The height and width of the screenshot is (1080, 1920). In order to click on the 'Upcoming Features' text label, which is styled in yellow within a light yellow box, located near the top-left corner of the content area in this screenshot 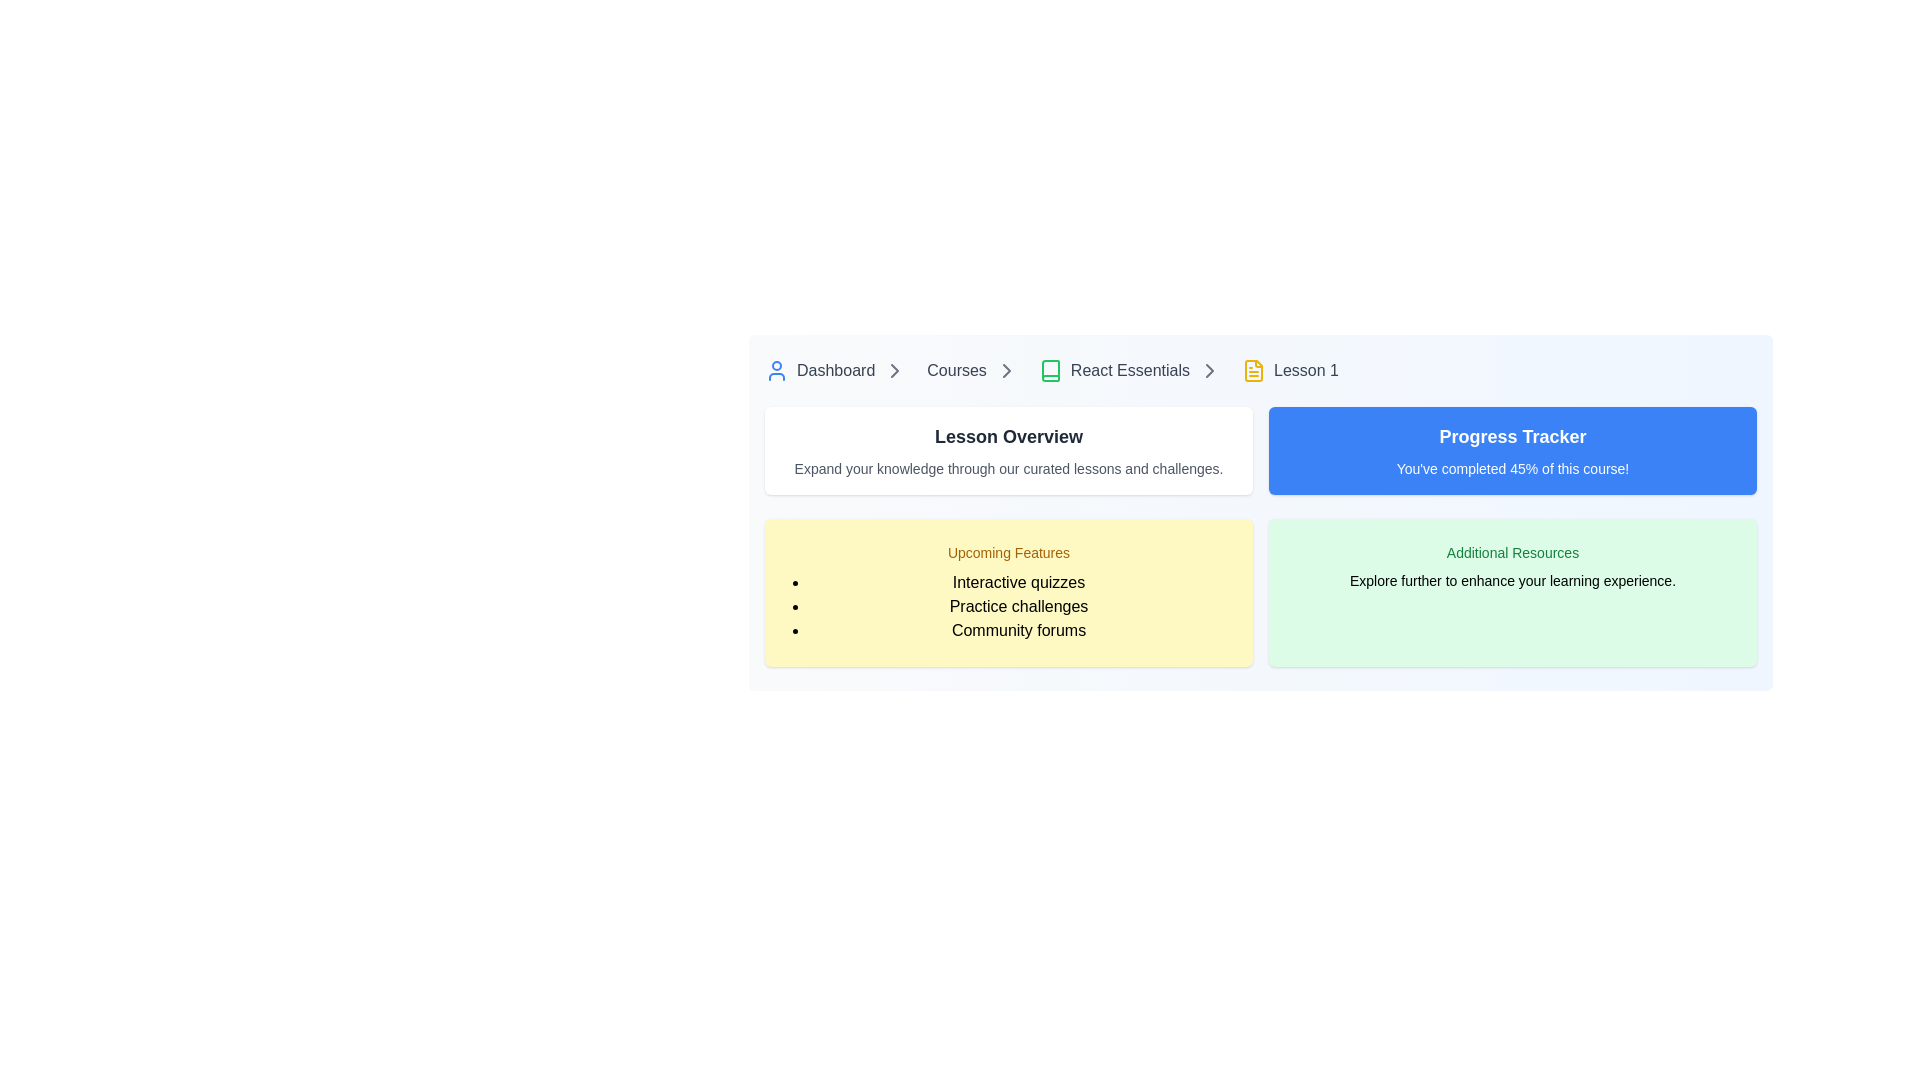, I will do `click(1008, 552)`.